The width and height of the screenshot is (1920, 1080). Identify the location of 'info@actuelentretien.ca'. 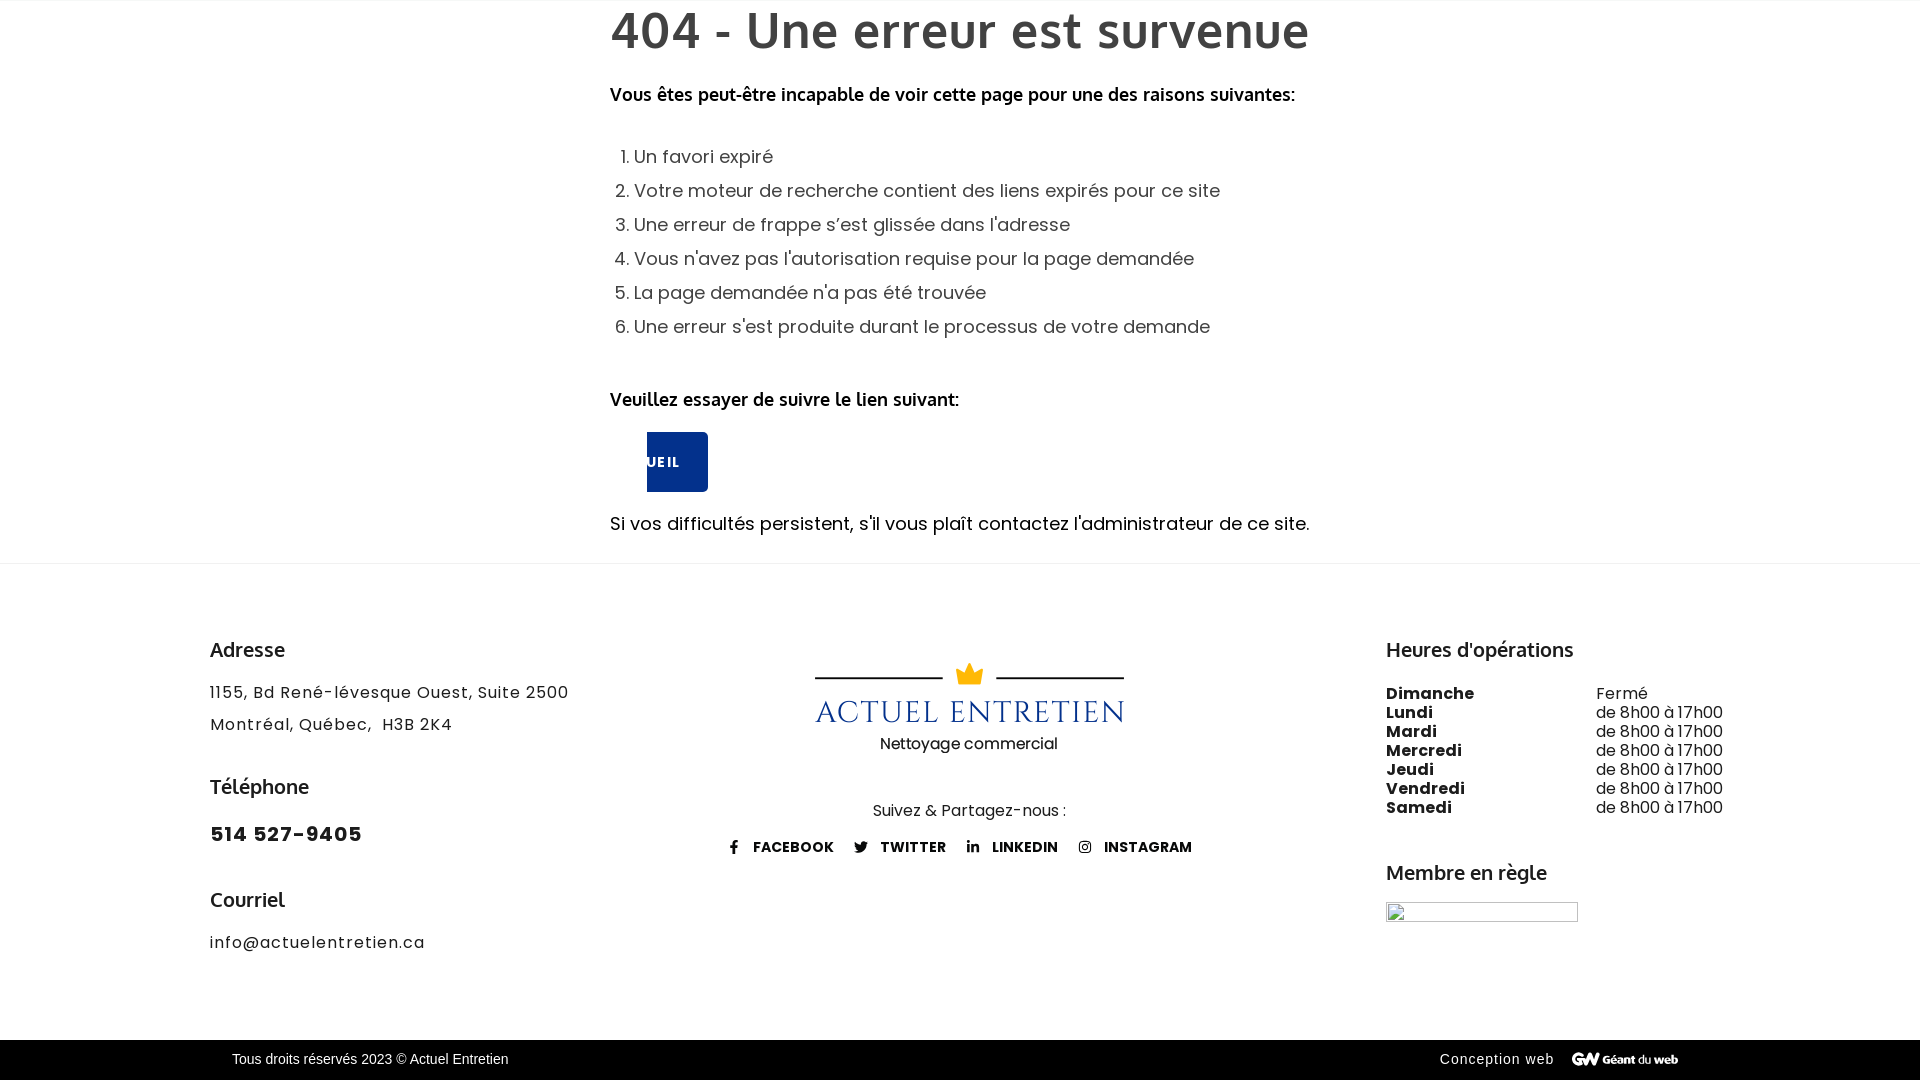
(316, 942).